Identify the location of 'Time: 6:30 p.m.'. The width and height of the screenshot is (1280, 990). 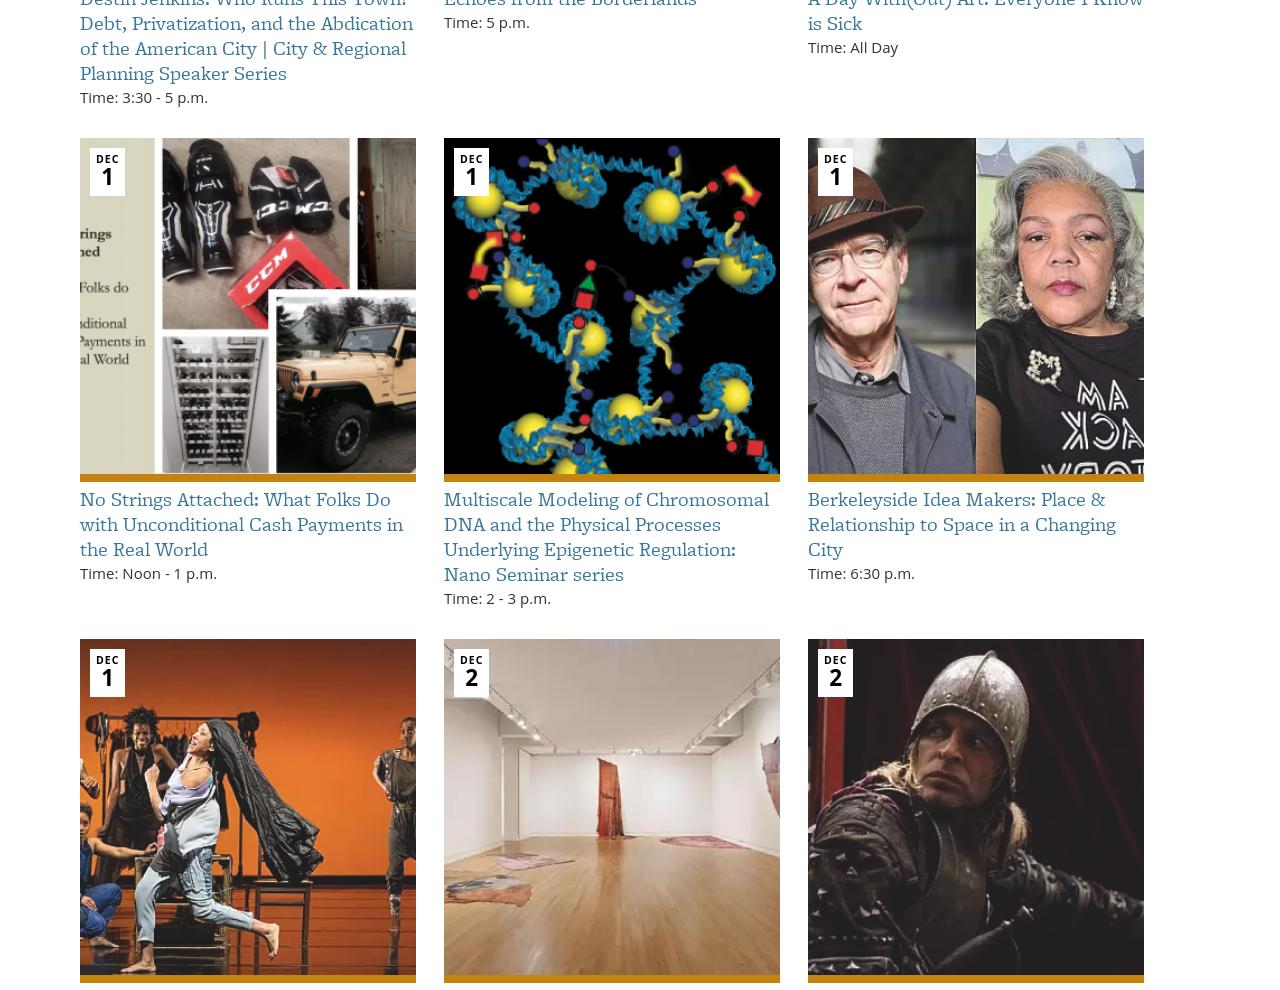
(861, 572).